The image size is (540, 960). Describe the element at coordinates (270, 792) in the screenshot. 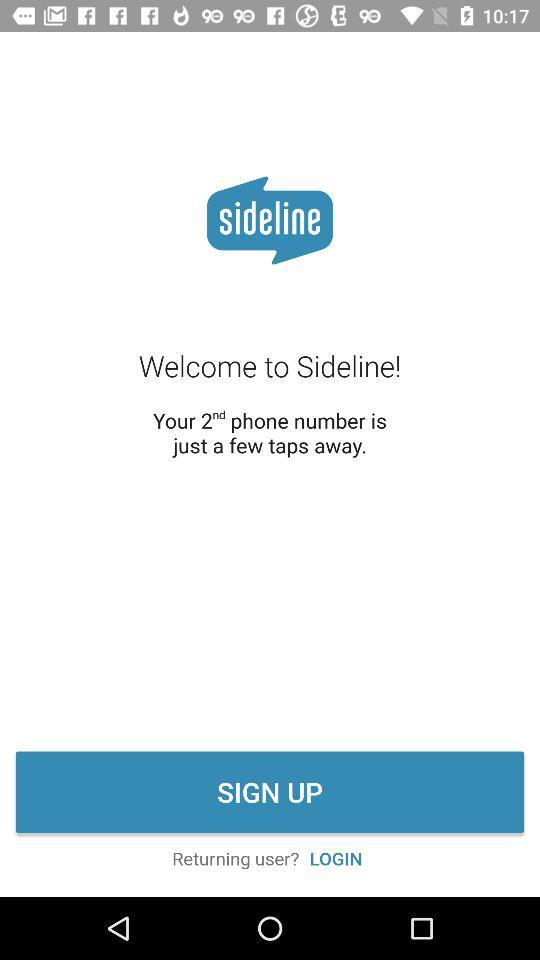

I see `sign up` at that location.